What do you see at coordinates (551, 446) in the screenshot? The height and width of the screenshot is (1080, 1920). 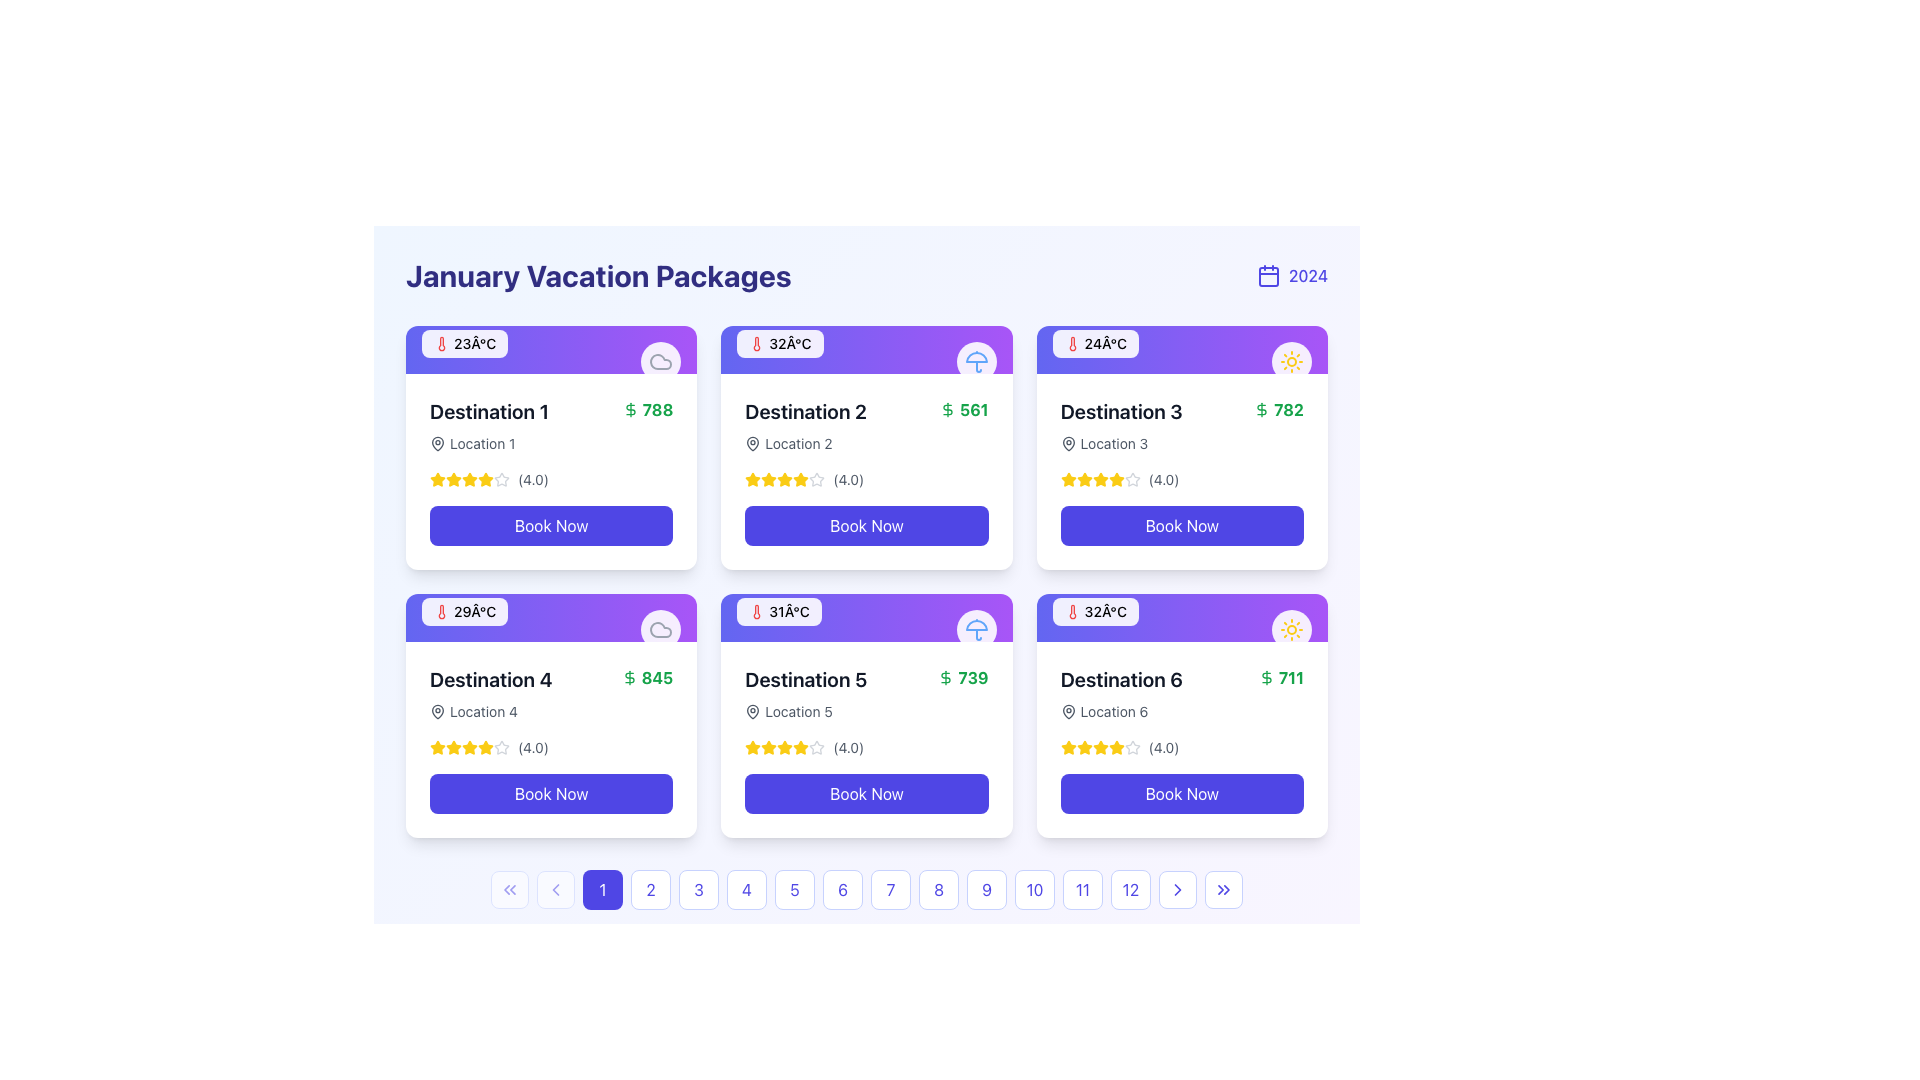 I see `displayed information from the top-left card in the 'January Vacation Packages' section, which contains temperature, weather information, destination name, and rating` at bounding box center [551, 446].